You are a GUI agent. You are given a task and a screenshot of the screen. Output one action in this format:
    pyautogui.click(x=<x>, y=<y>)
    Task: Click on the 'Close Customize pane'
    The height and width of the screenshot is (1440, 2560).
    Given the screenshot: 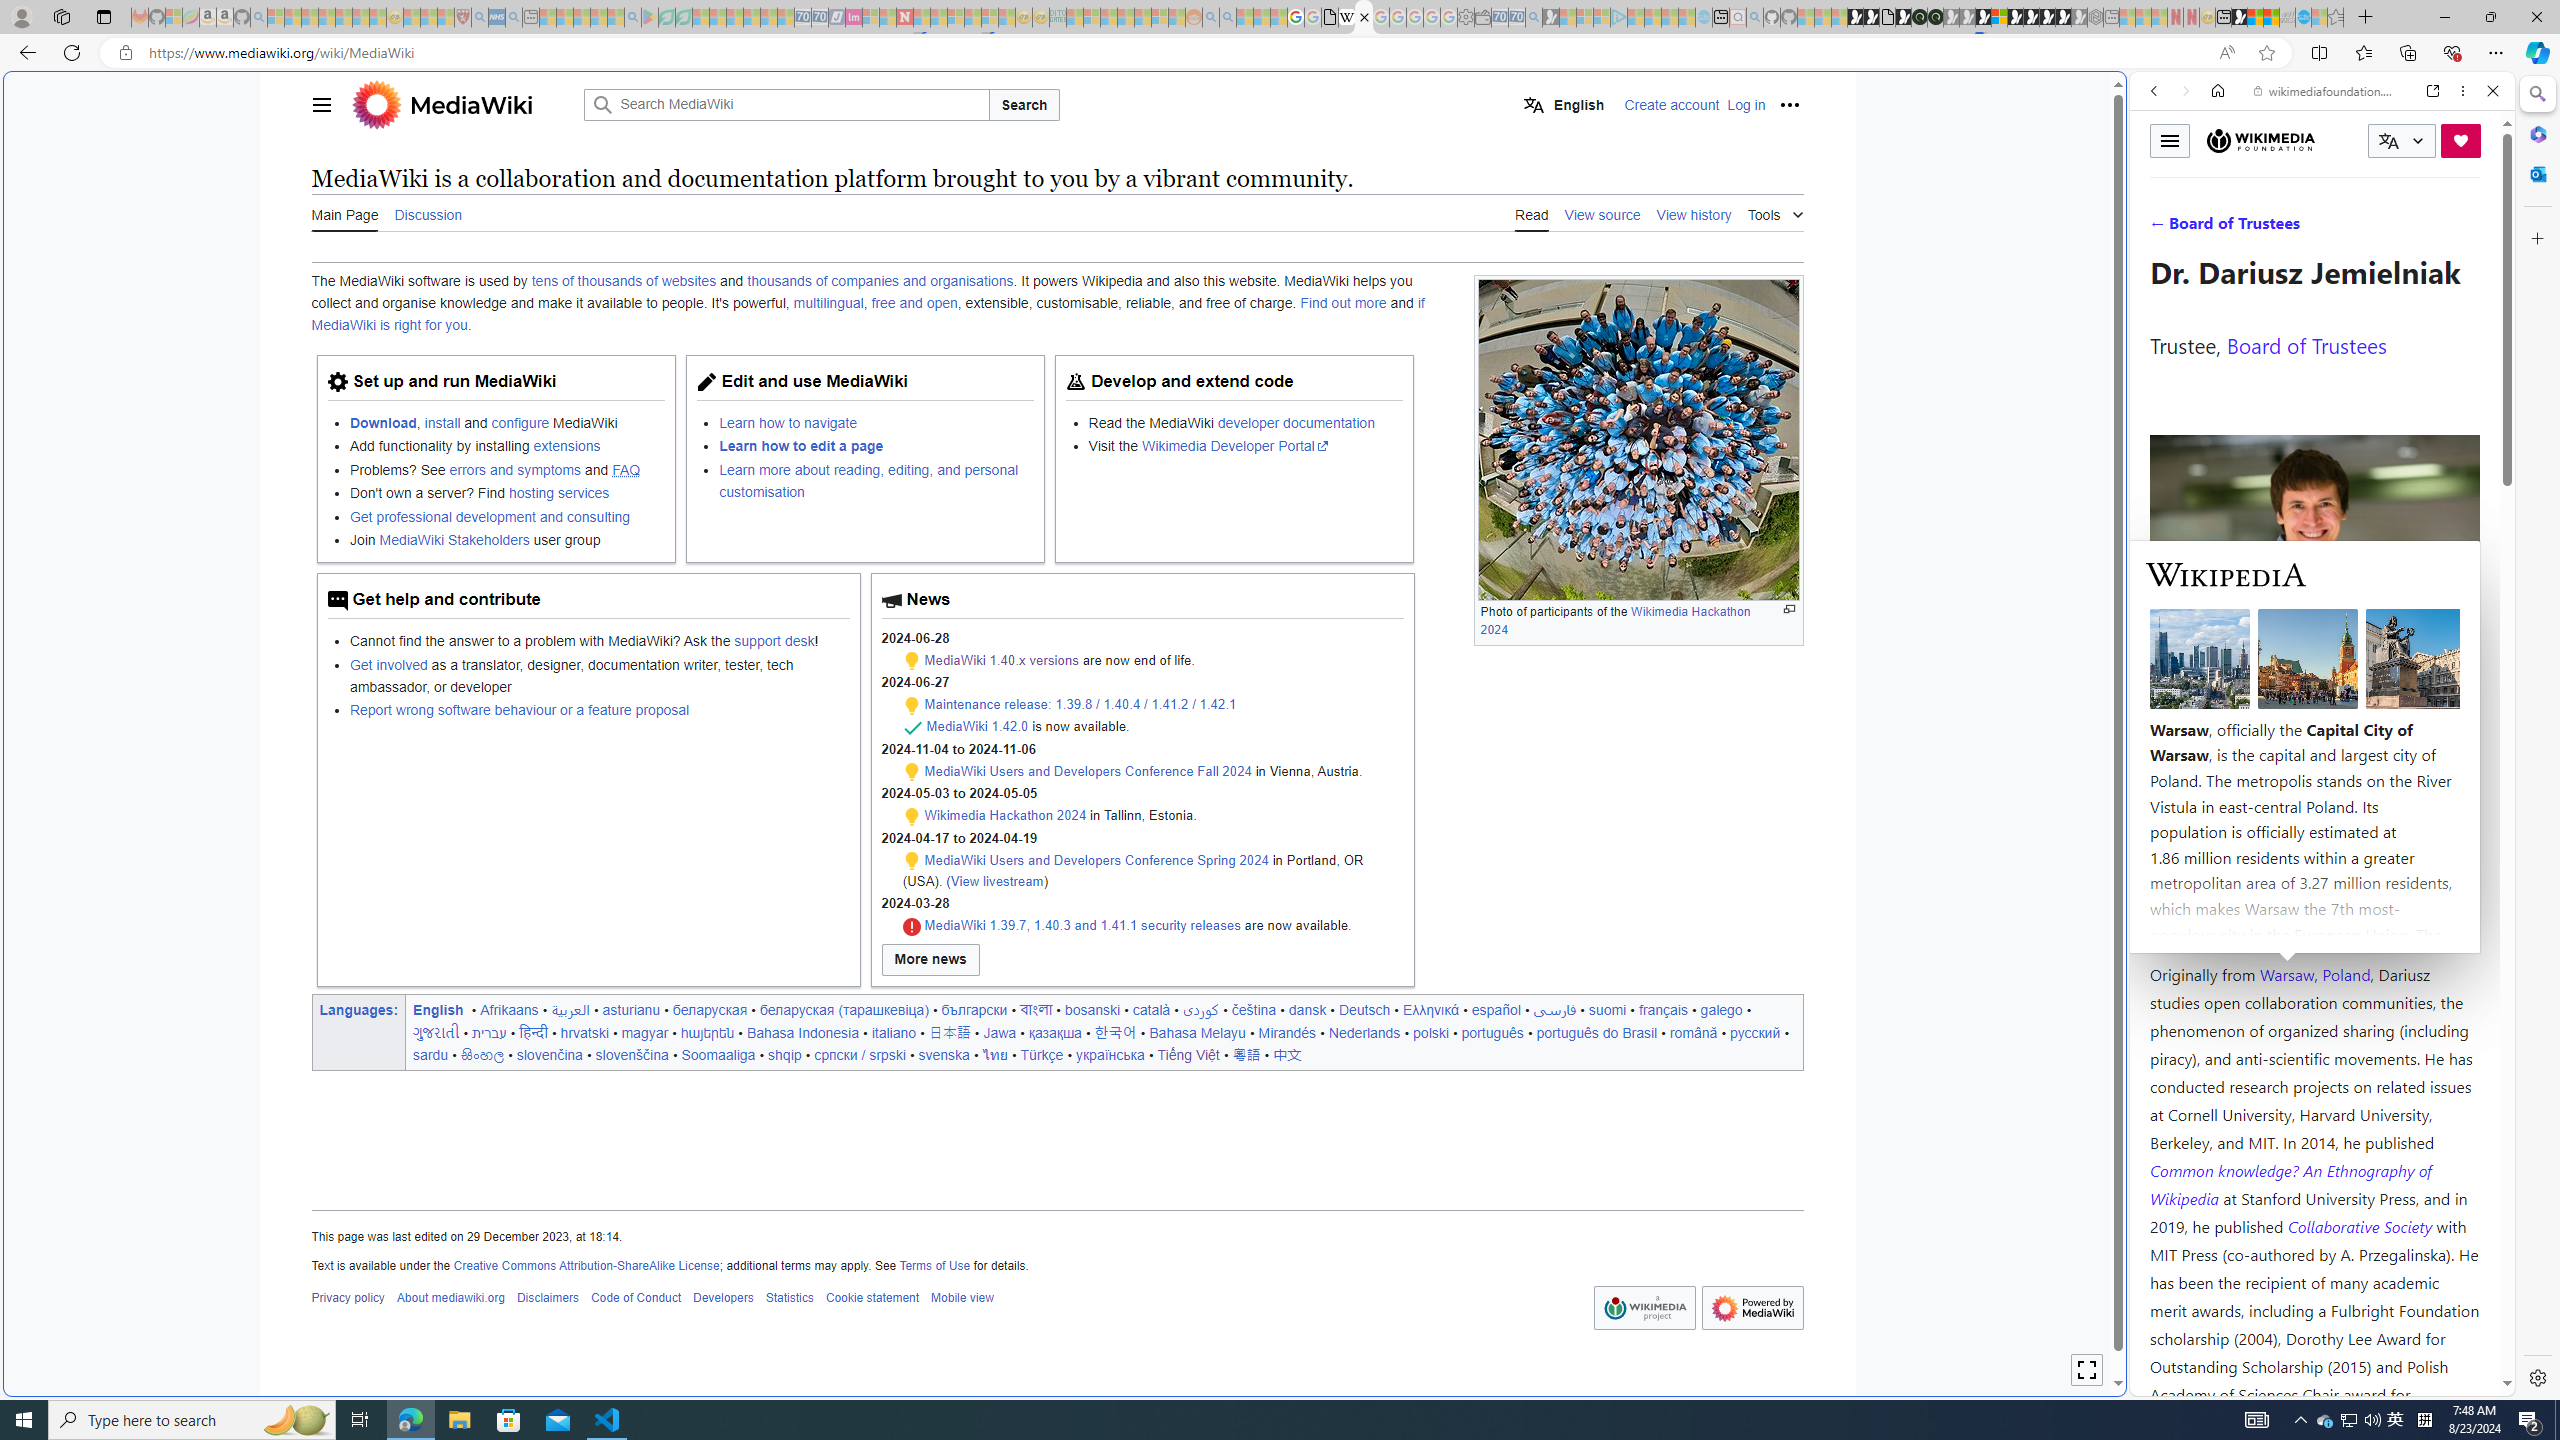 What is the action you would take?
    pyautogui.click(x=2535, y=237)
    